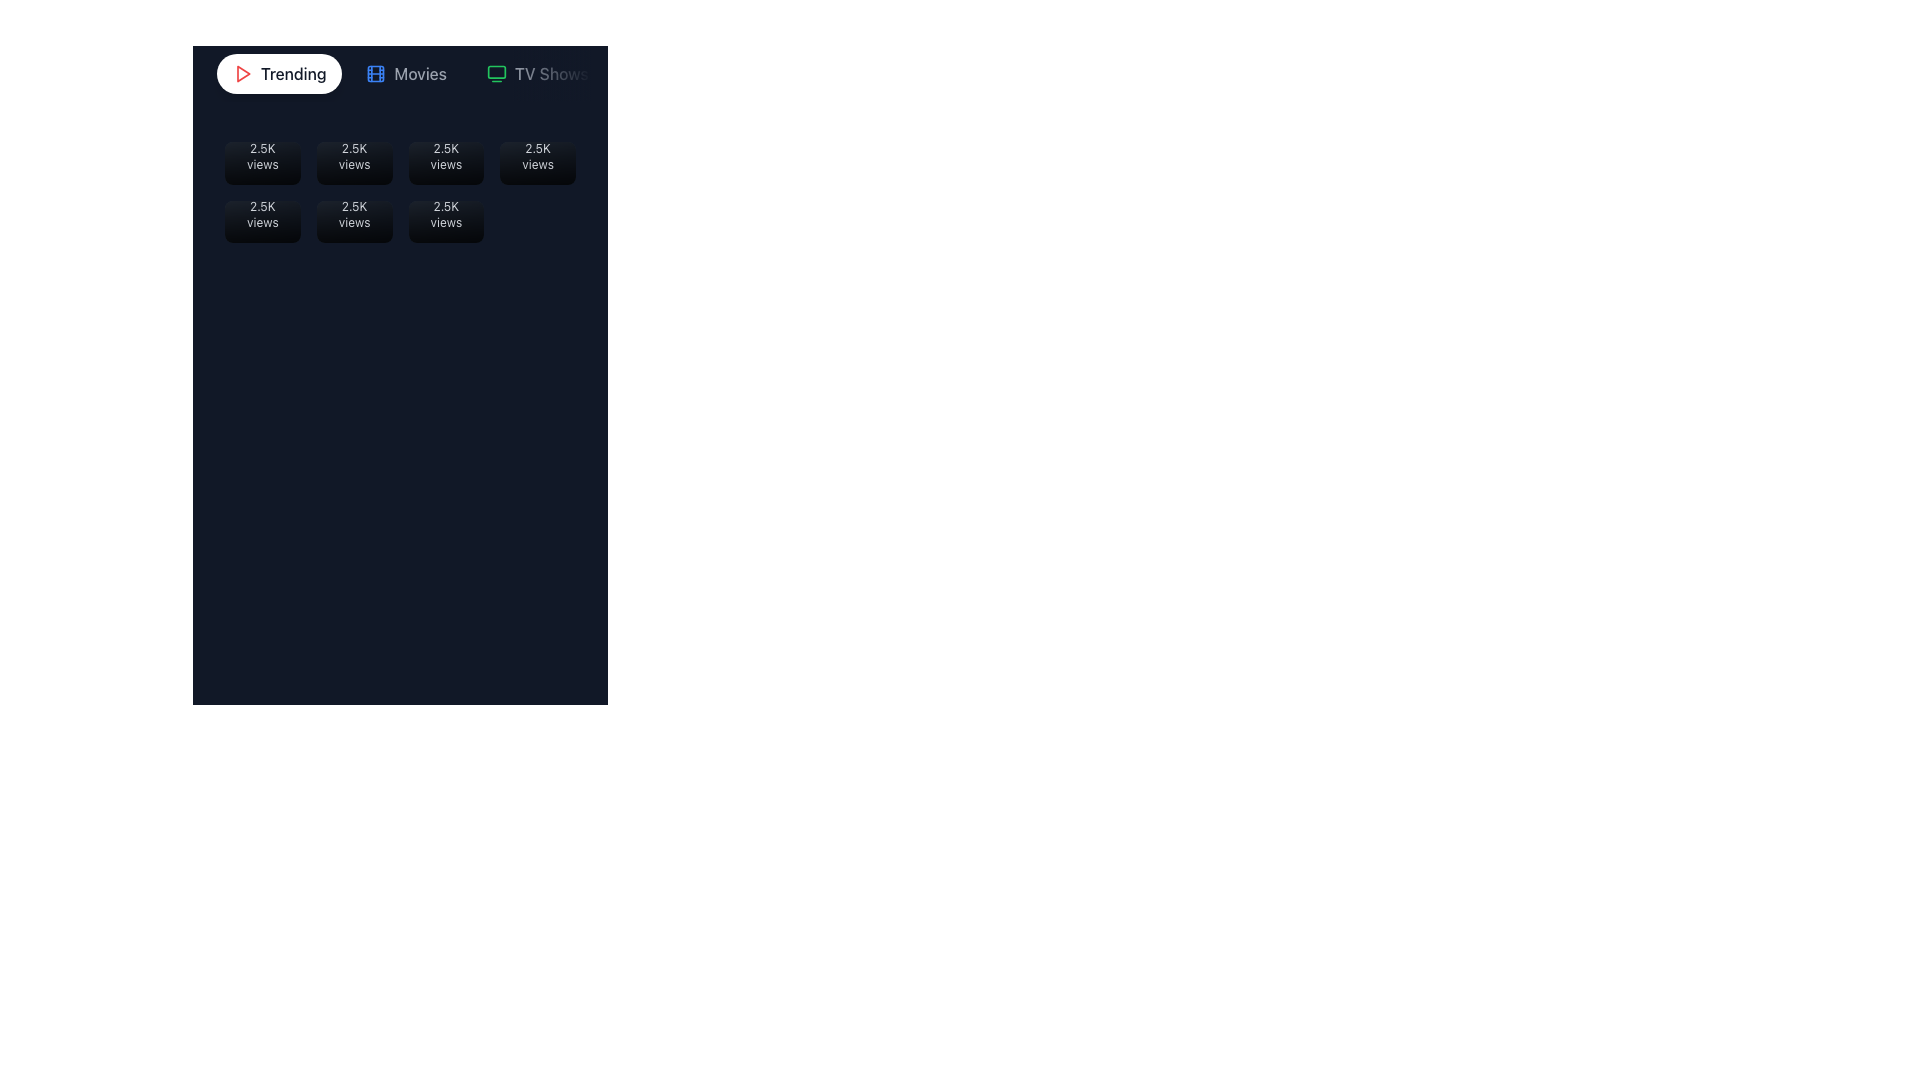  Describe the element at coordinates (376, 72) in the screenshot. I see `the blue film strip icon in the navigation menu for the 'Movies' tab, located to the left of the text 'Movies'` at that location.